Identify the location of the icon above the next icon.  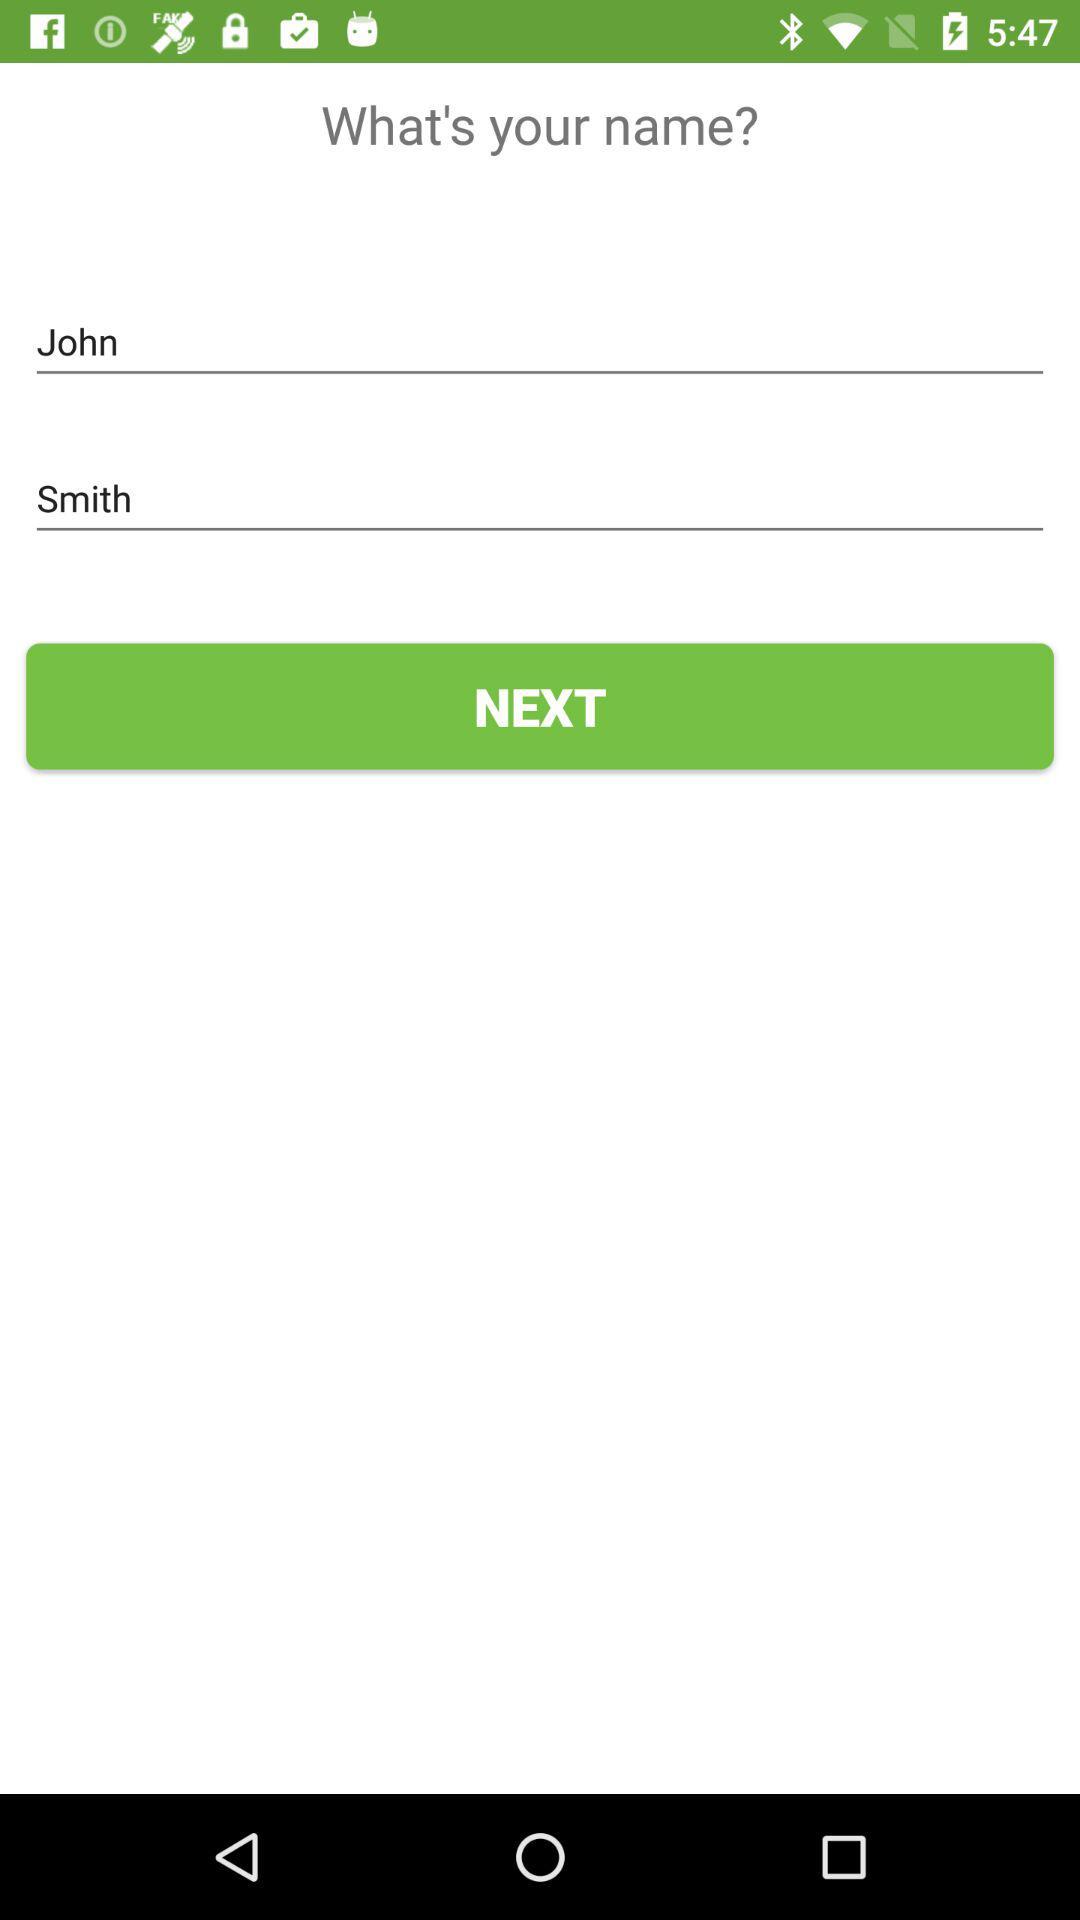
(540, 499).